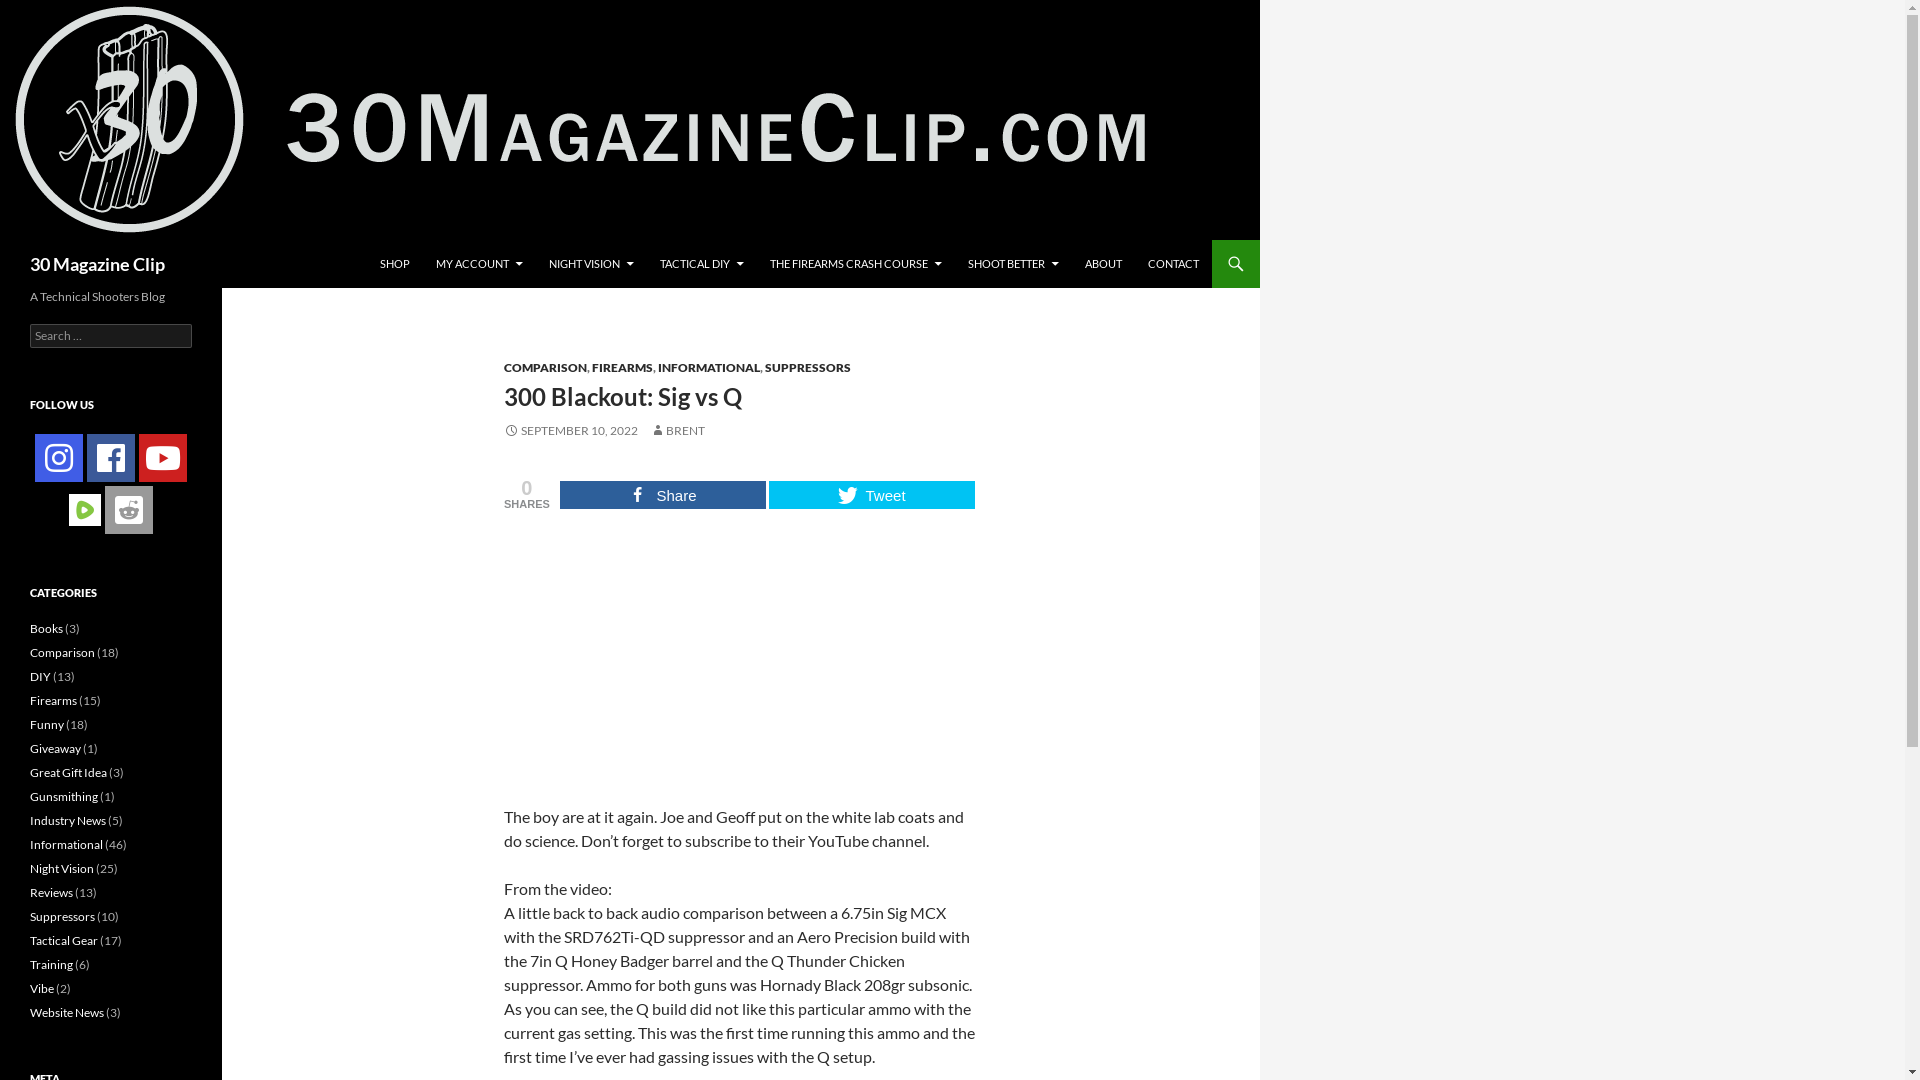 The height and width of the screenshot is (1080, 1920). Describe the element at coordinates (63, 940) in the screenshot. I see `'Tactical Gear'` at that location.